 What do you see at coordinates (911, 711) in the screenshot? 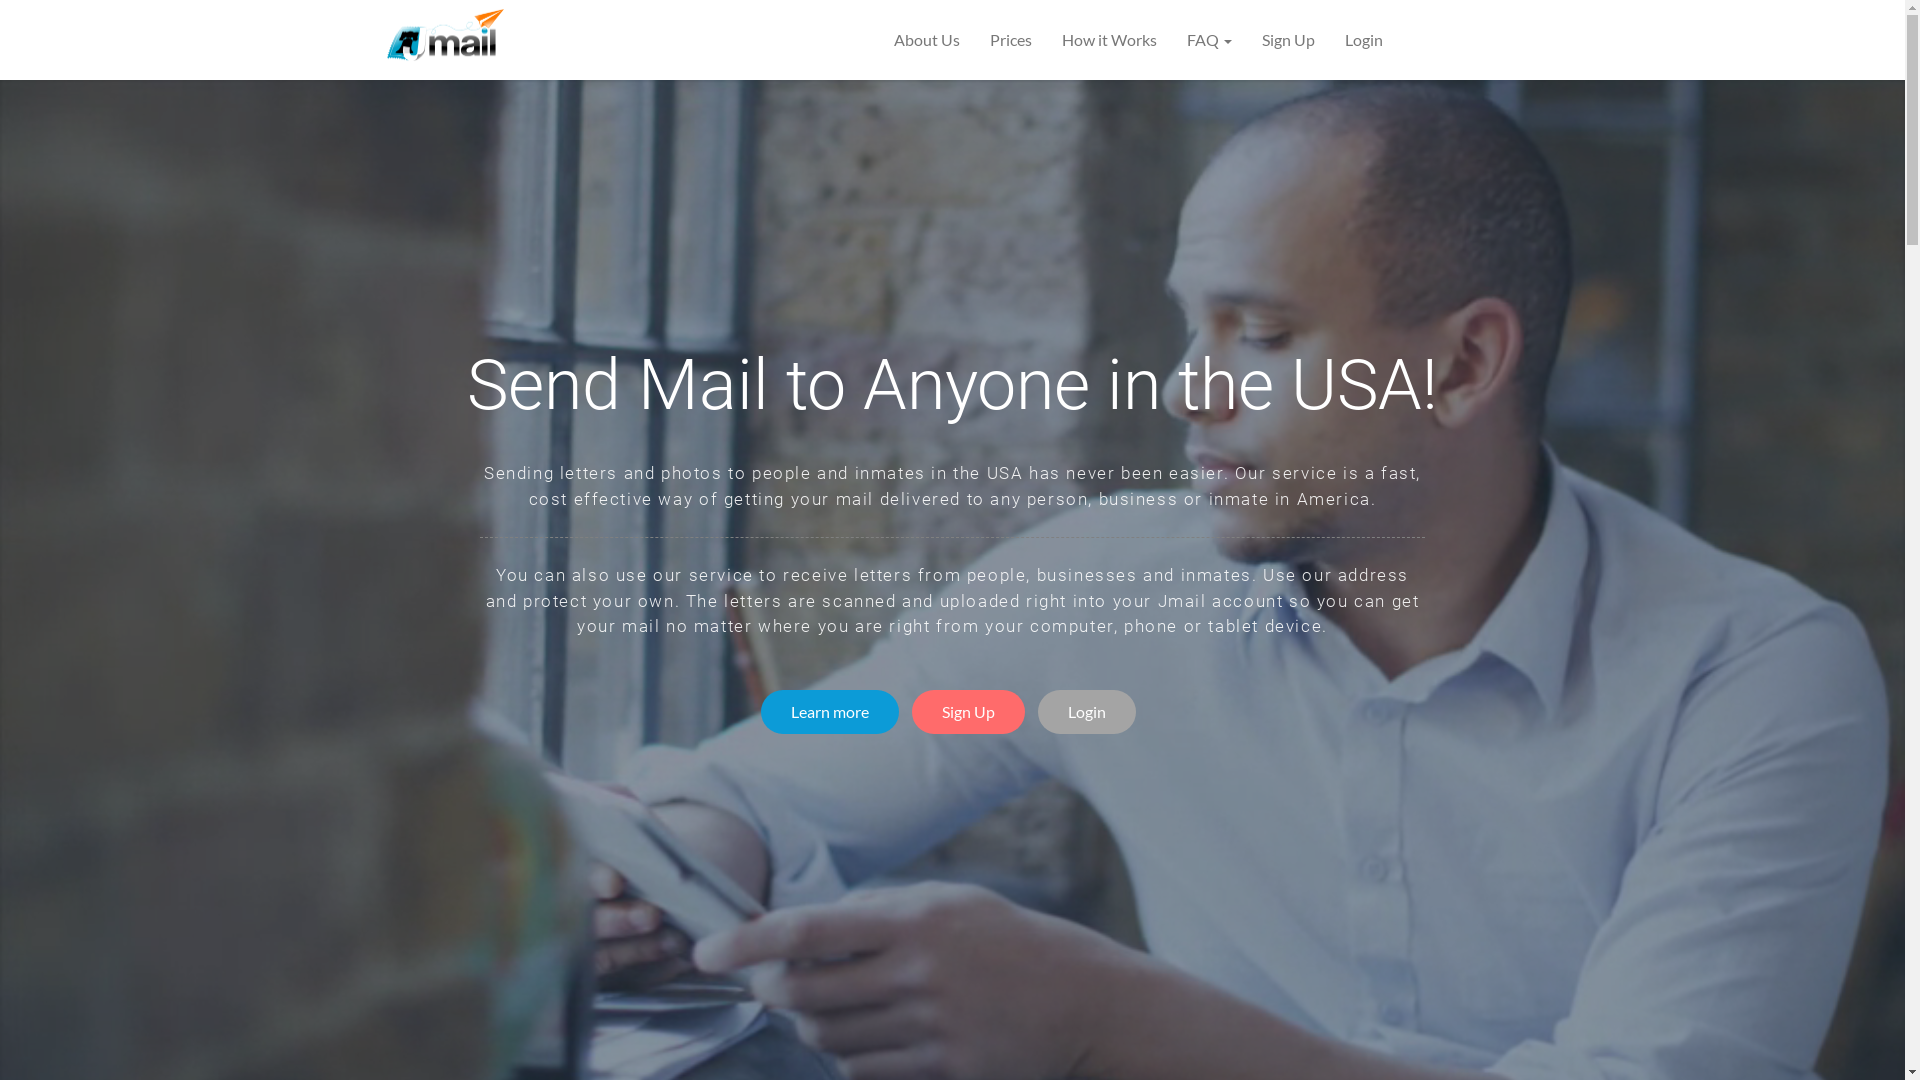
I see `'Sign Up'` at bounding box center [911, 711].